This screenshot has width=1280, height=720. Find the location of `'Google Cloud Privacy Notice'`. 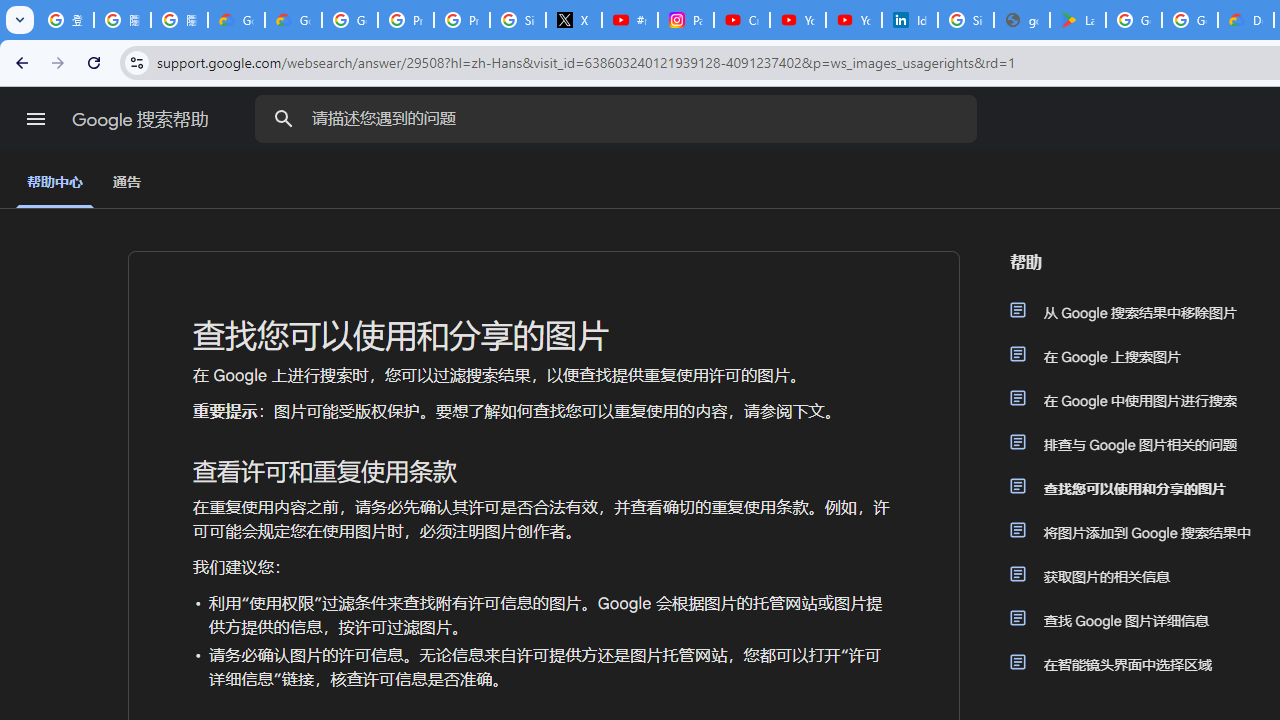

'Google Cloud Privacy Notice' is located at coordinates (292, 20).